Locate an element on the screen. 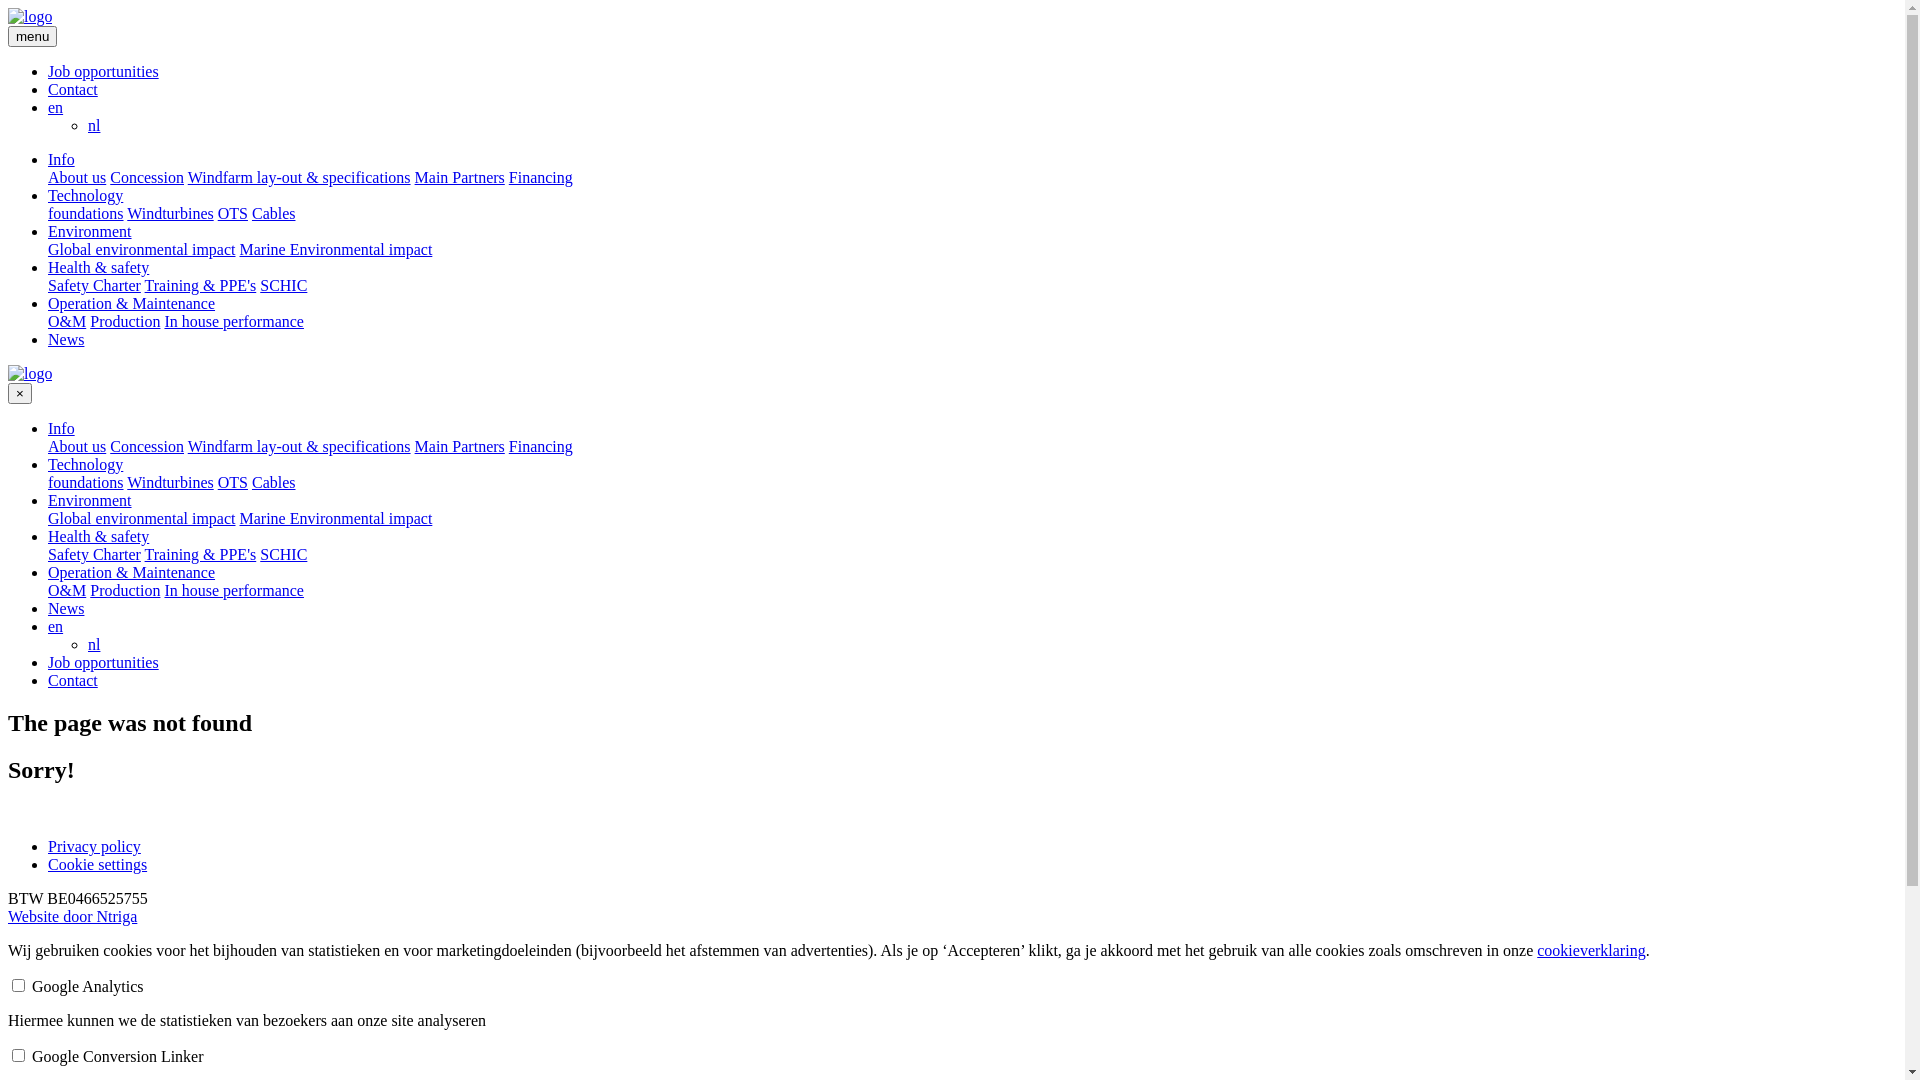  'en' is located at coordinates (48, 107).